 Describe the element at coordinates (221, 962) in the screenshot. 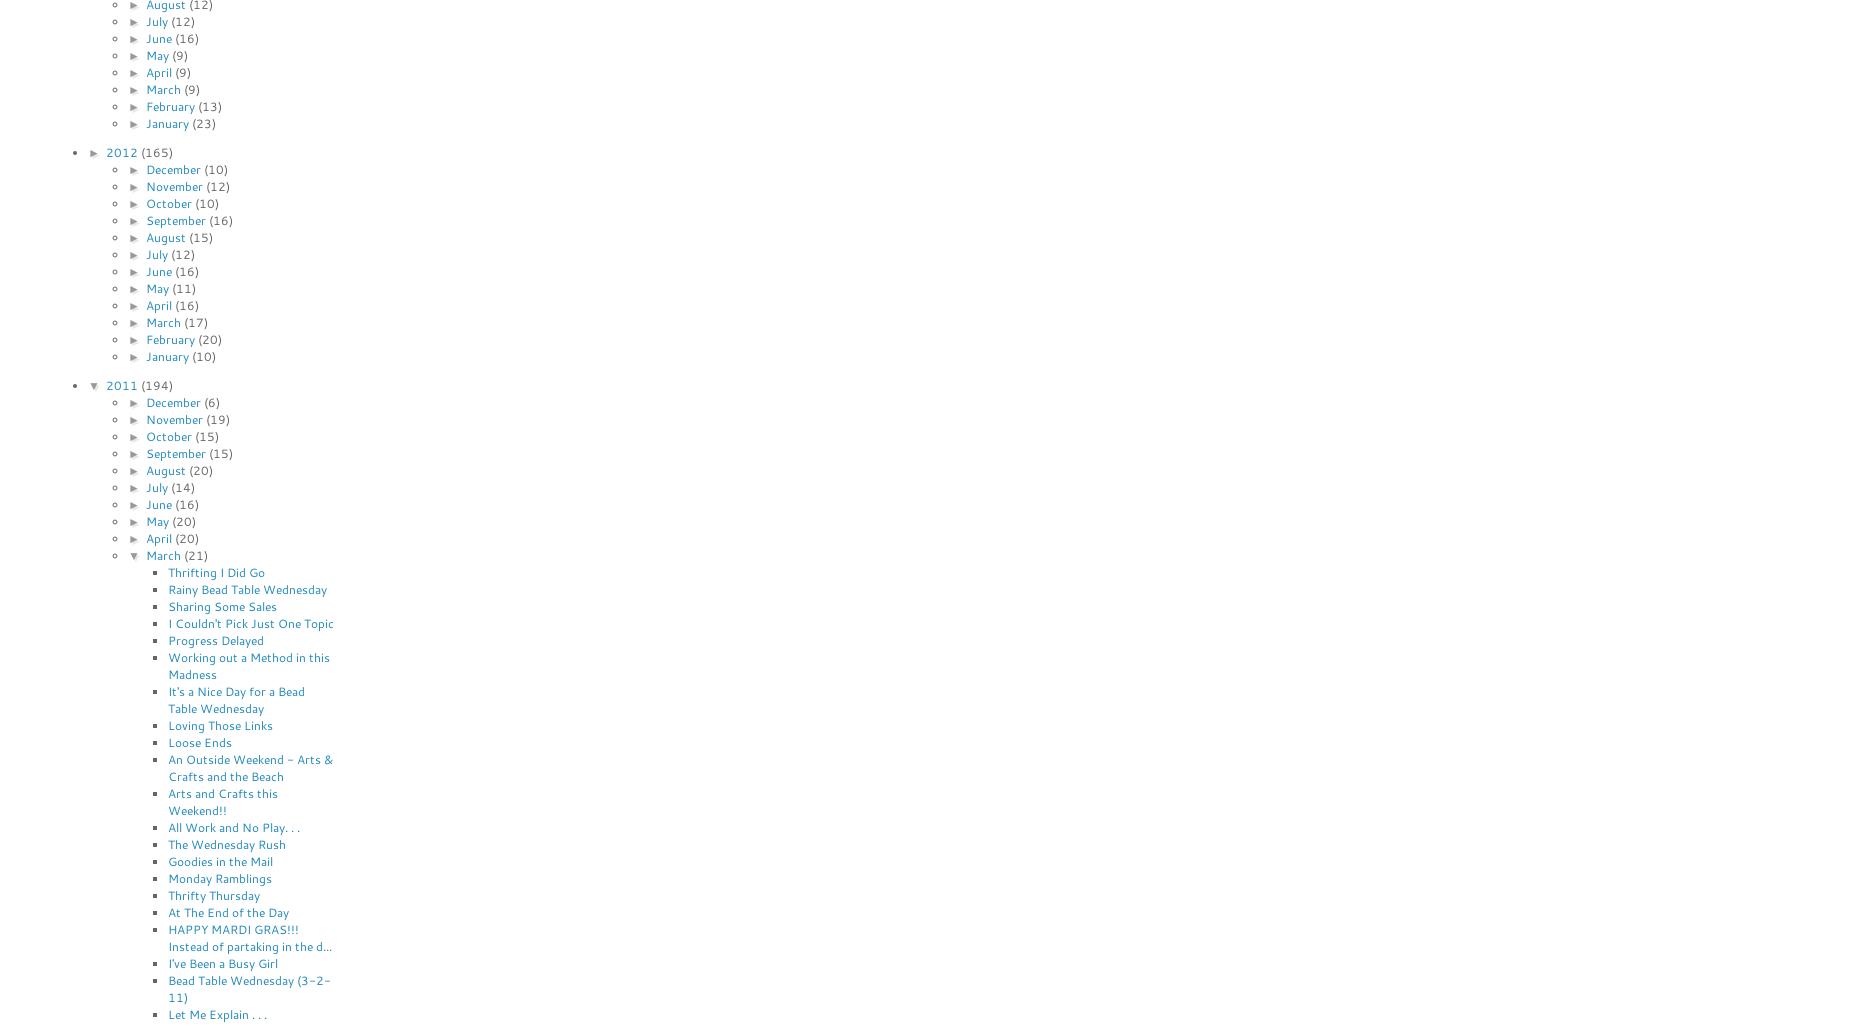

I see `'I've Been a Busy Girl'` at that location.